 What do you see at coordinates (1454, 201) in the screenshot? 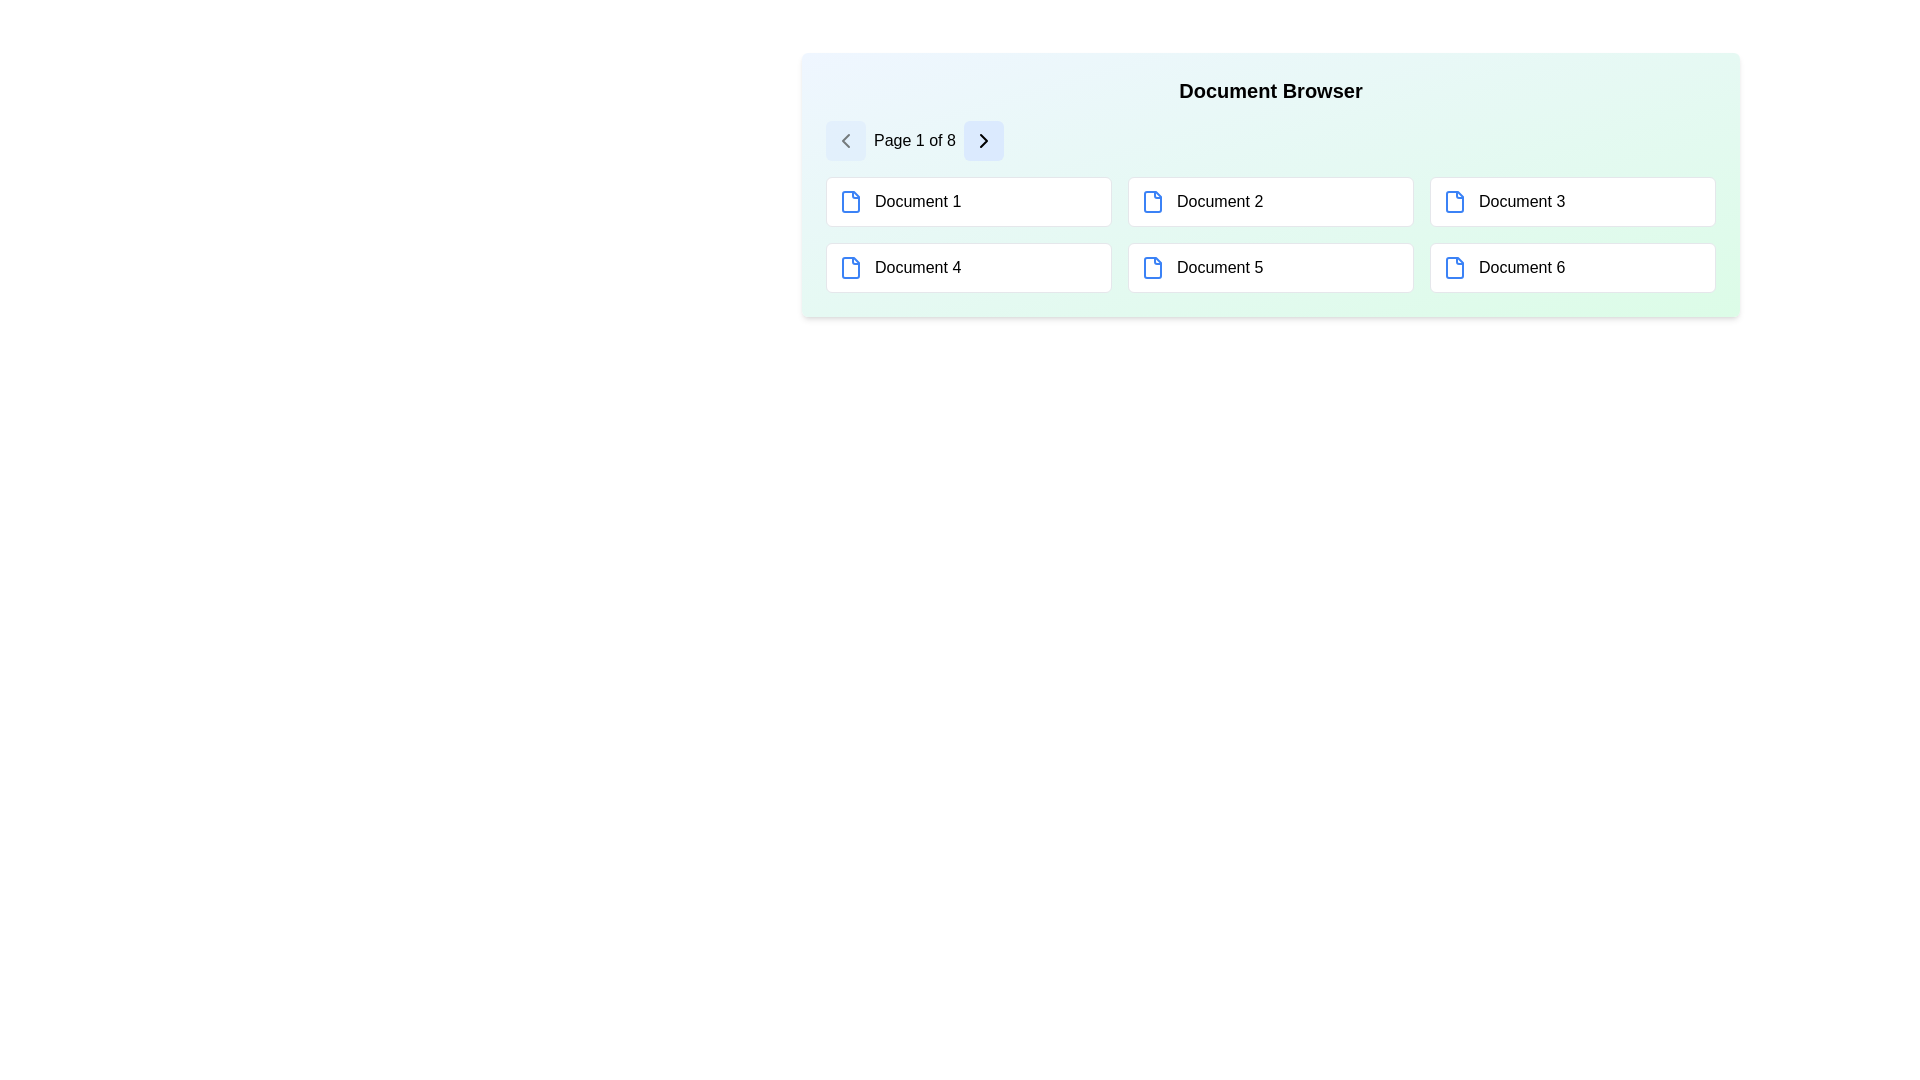
I see `the SVG icon representing a file or document, which is styled with a blue outline and white fill, located at the far left of the 'Document 3' block in the 'Document Browser'` at bounding box center [1454, 201].